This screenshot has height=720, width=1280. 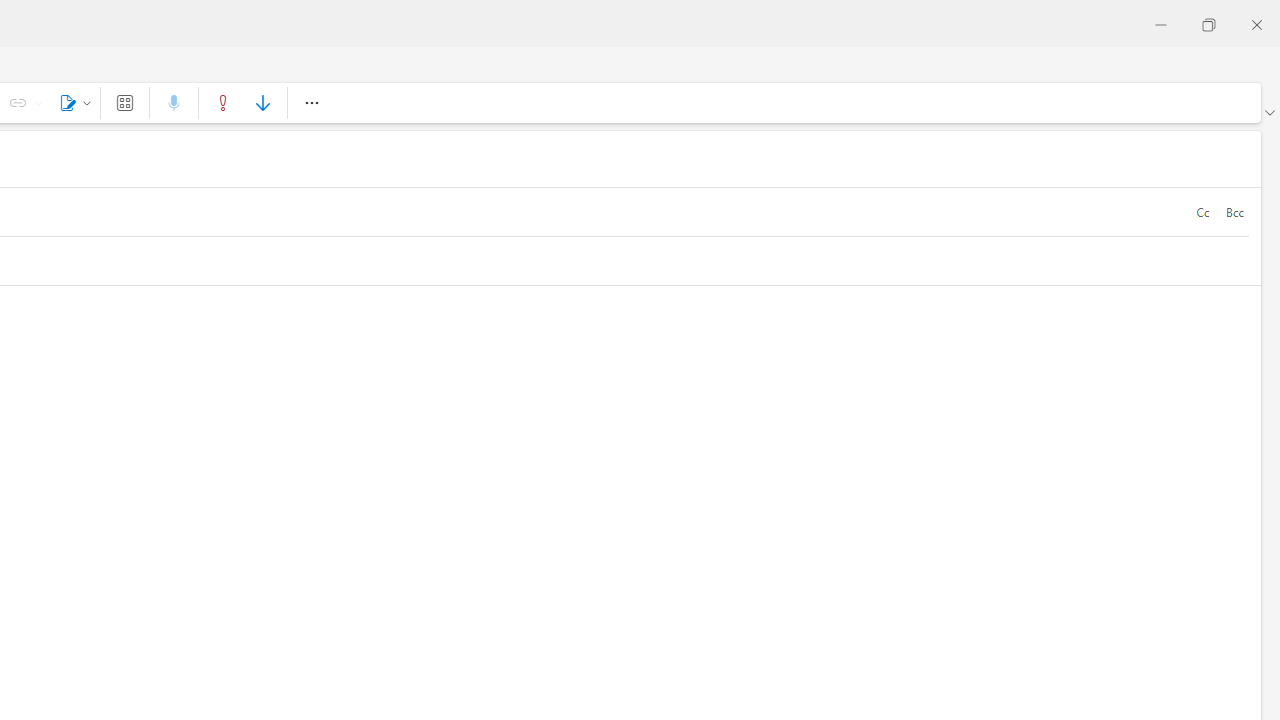 What do you see at coordinates (1201, 212) in the screenshot?
I see `'Cc'` at bounding box center [1201, 212].